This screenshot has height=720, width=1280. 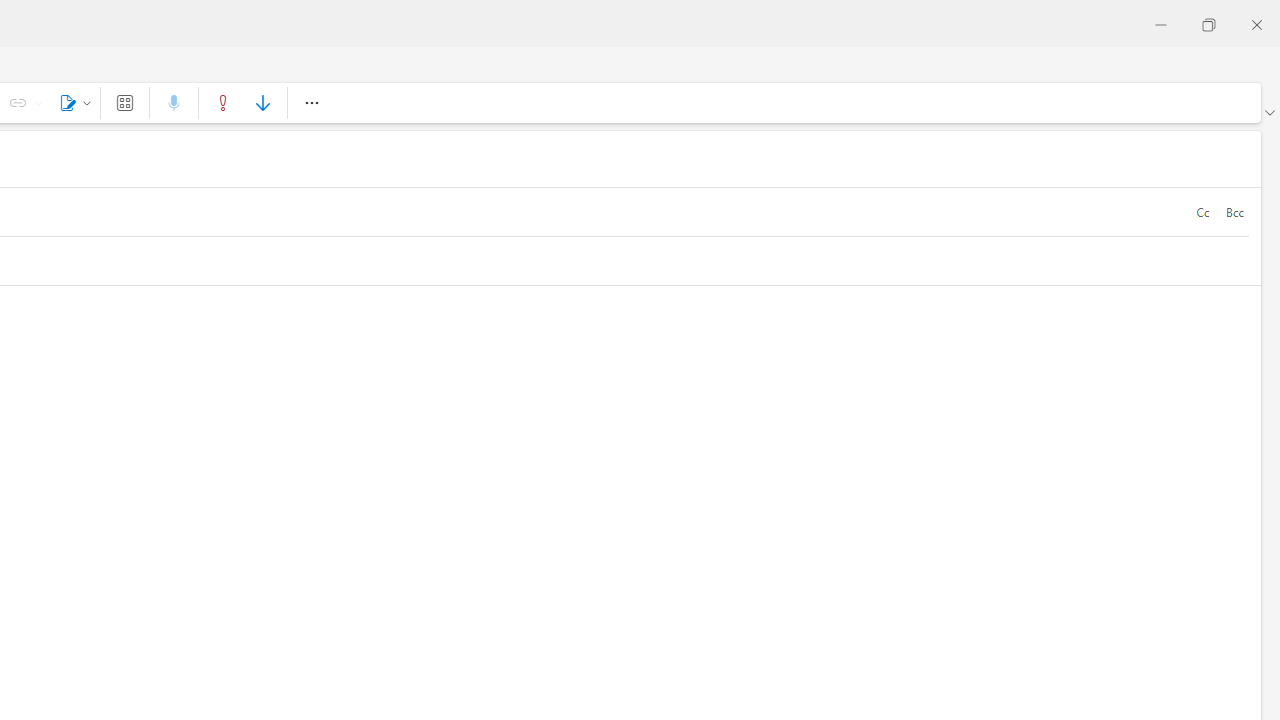 What do you see at coordinates (1201, 212) in the screenshot?
I see `'Cc'` at bounding box center [1201, 212].